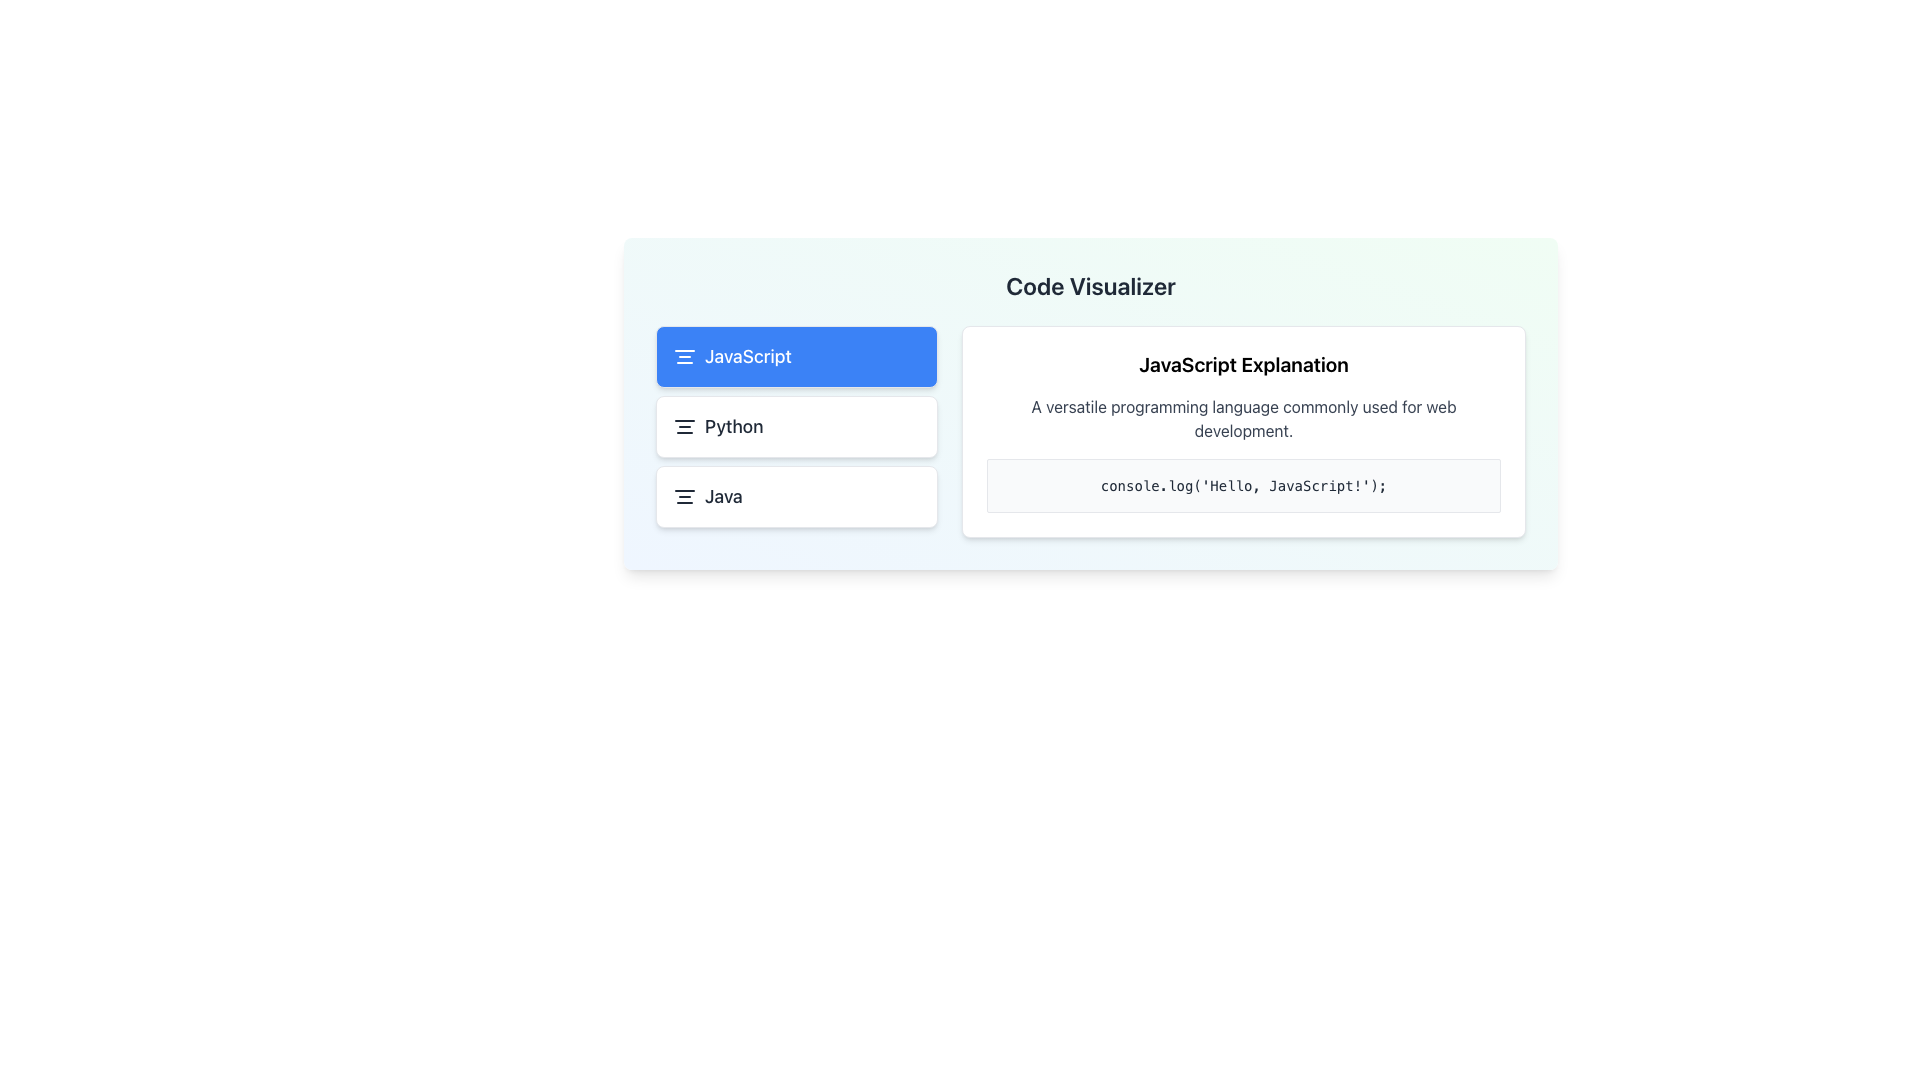  Describe the element at coordinates (685, 496) in the screenshot. I see `the 'Java' icon located immediately to the left of the 'Java' text in the vertically aligned list of items` at that location.